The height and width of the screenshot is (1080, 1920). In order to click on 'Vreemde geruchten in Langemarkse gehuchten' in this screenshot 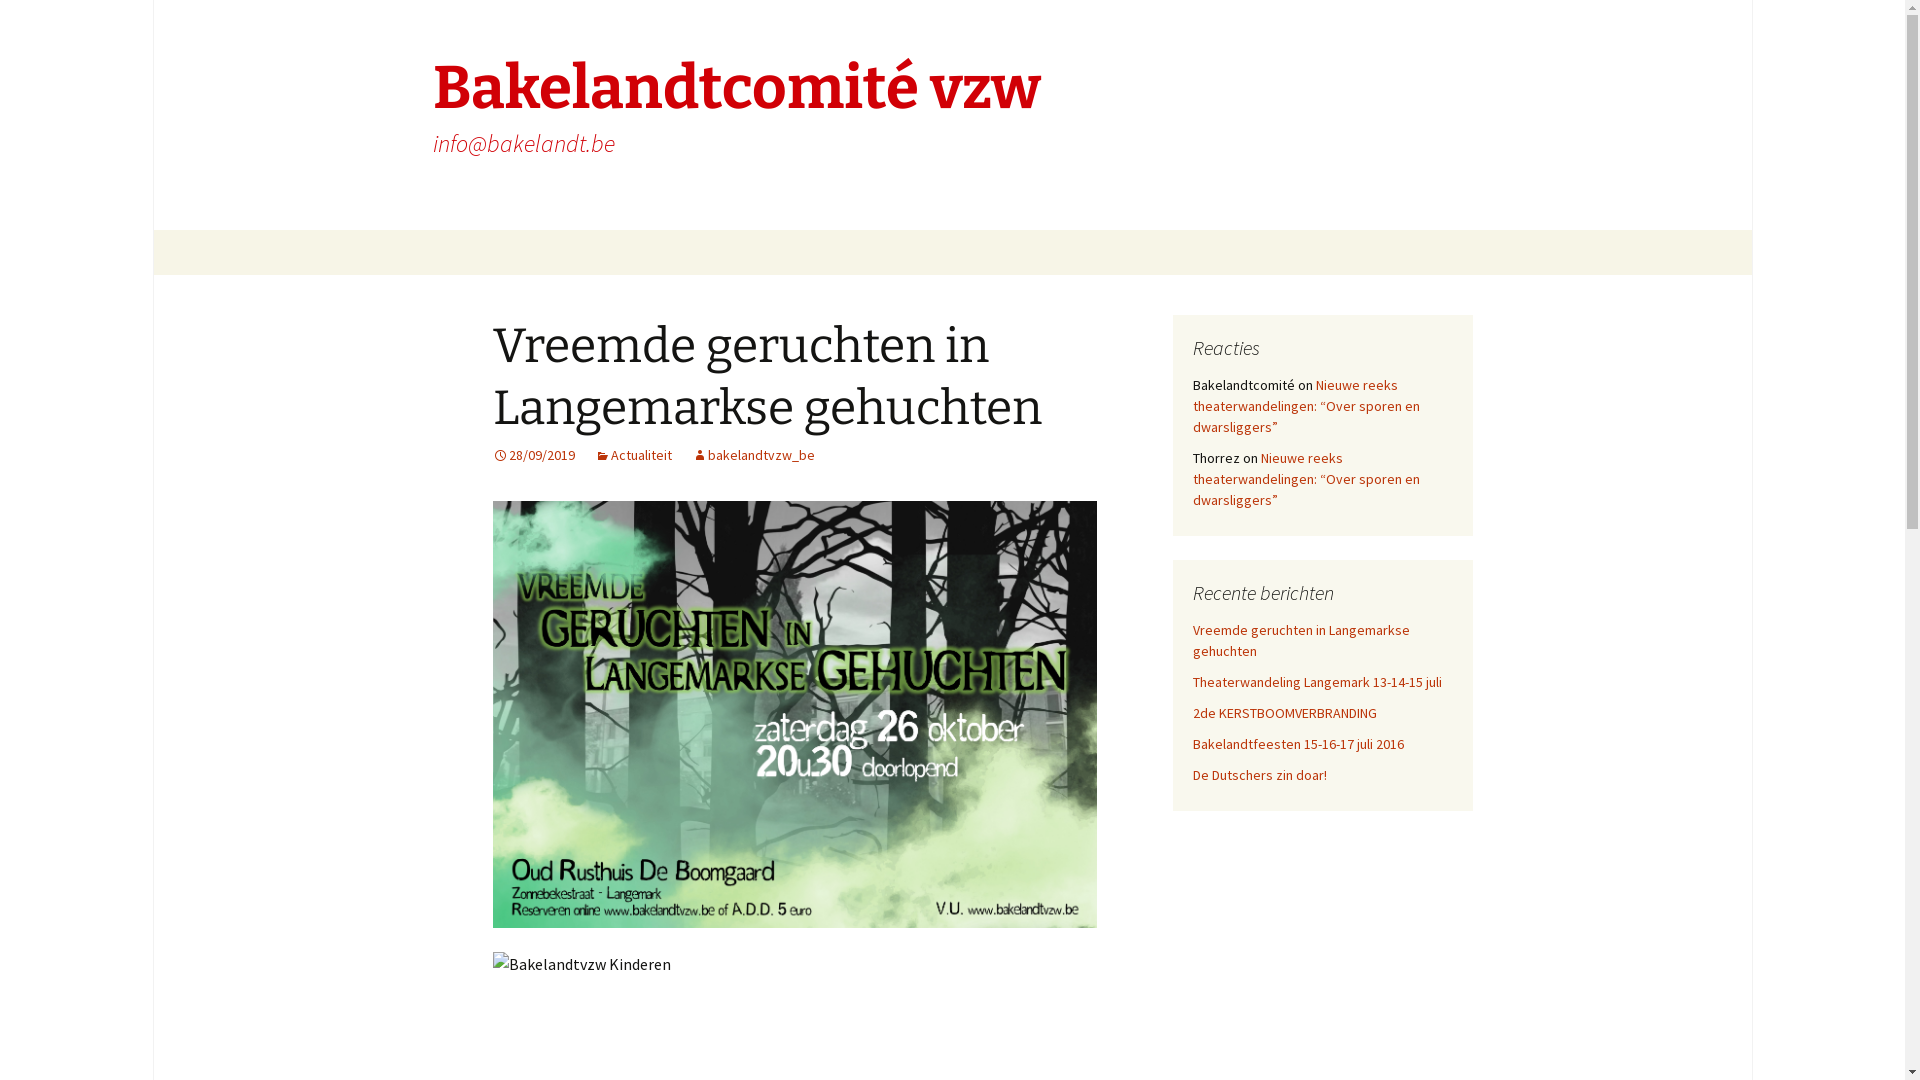, I will do `click(765, 377)`.